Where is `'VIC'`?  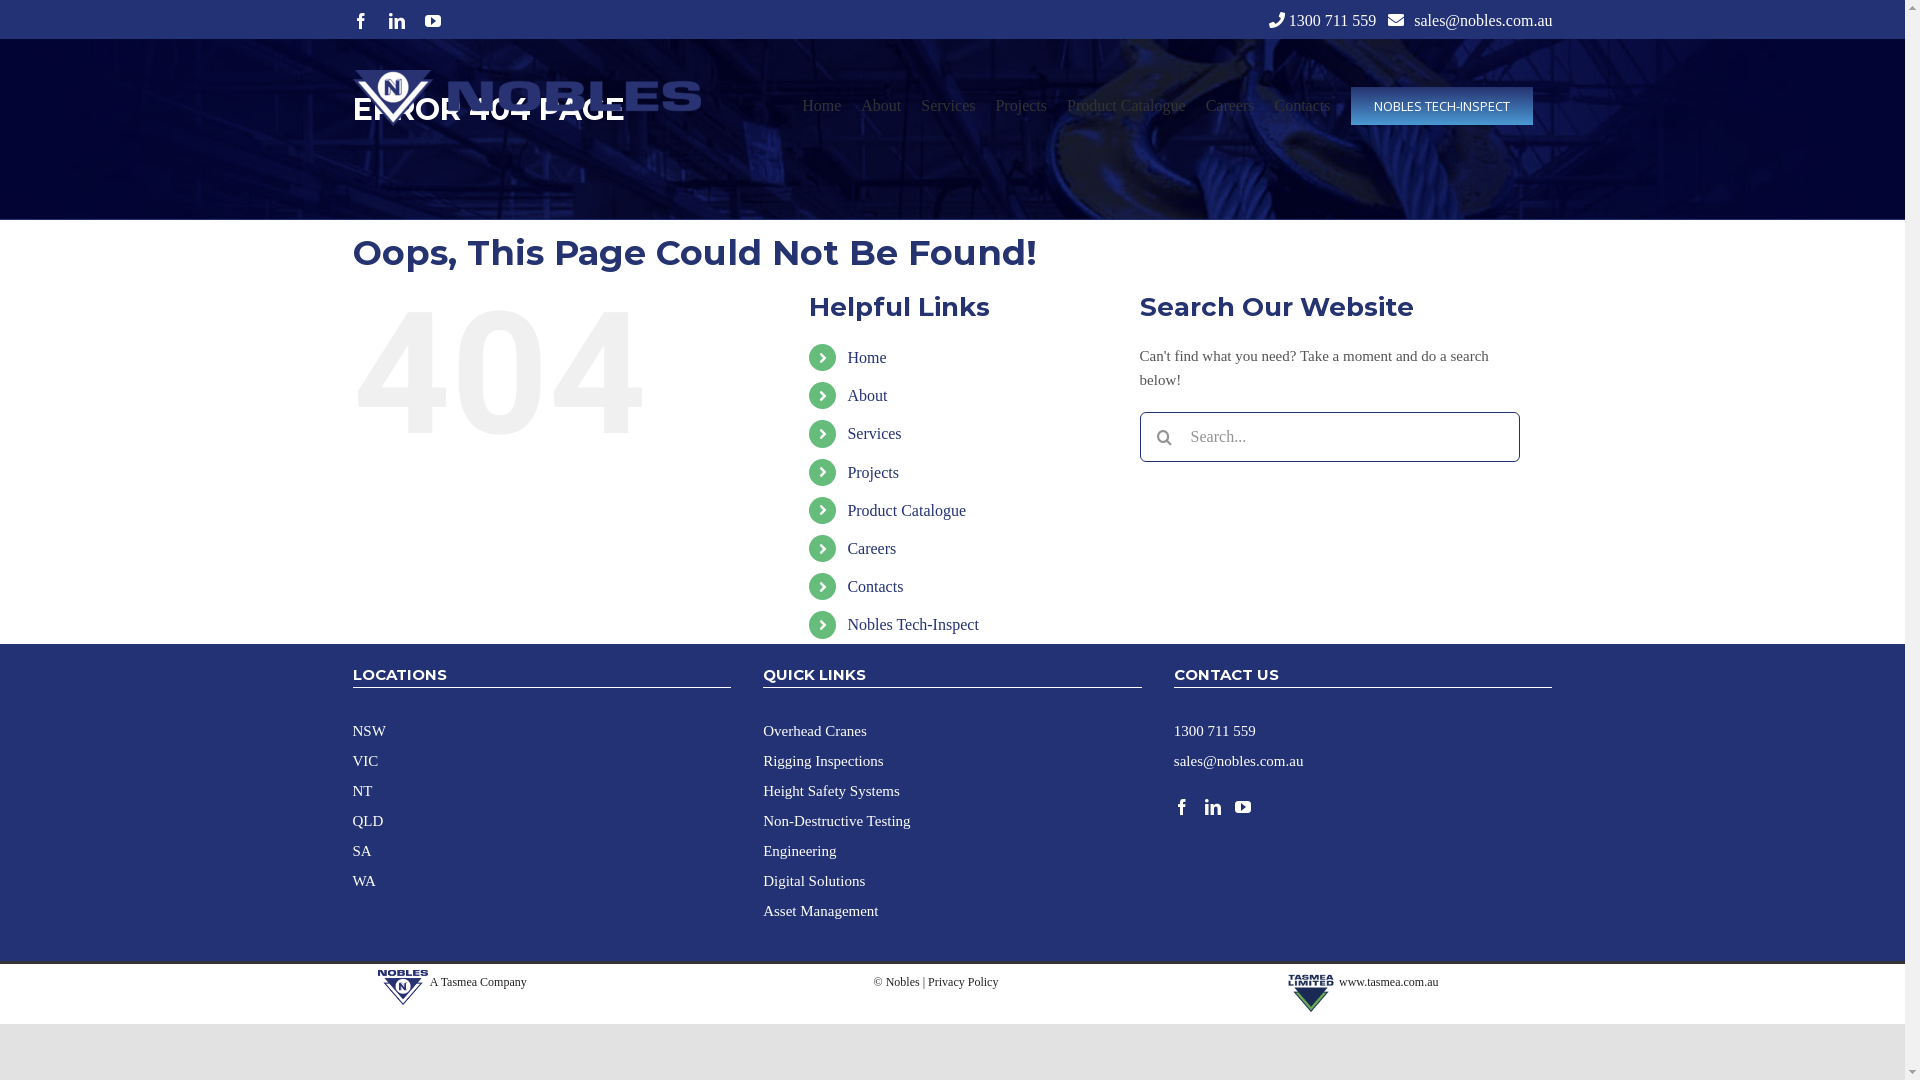 'VIC' is located at coordinates (351, 759).